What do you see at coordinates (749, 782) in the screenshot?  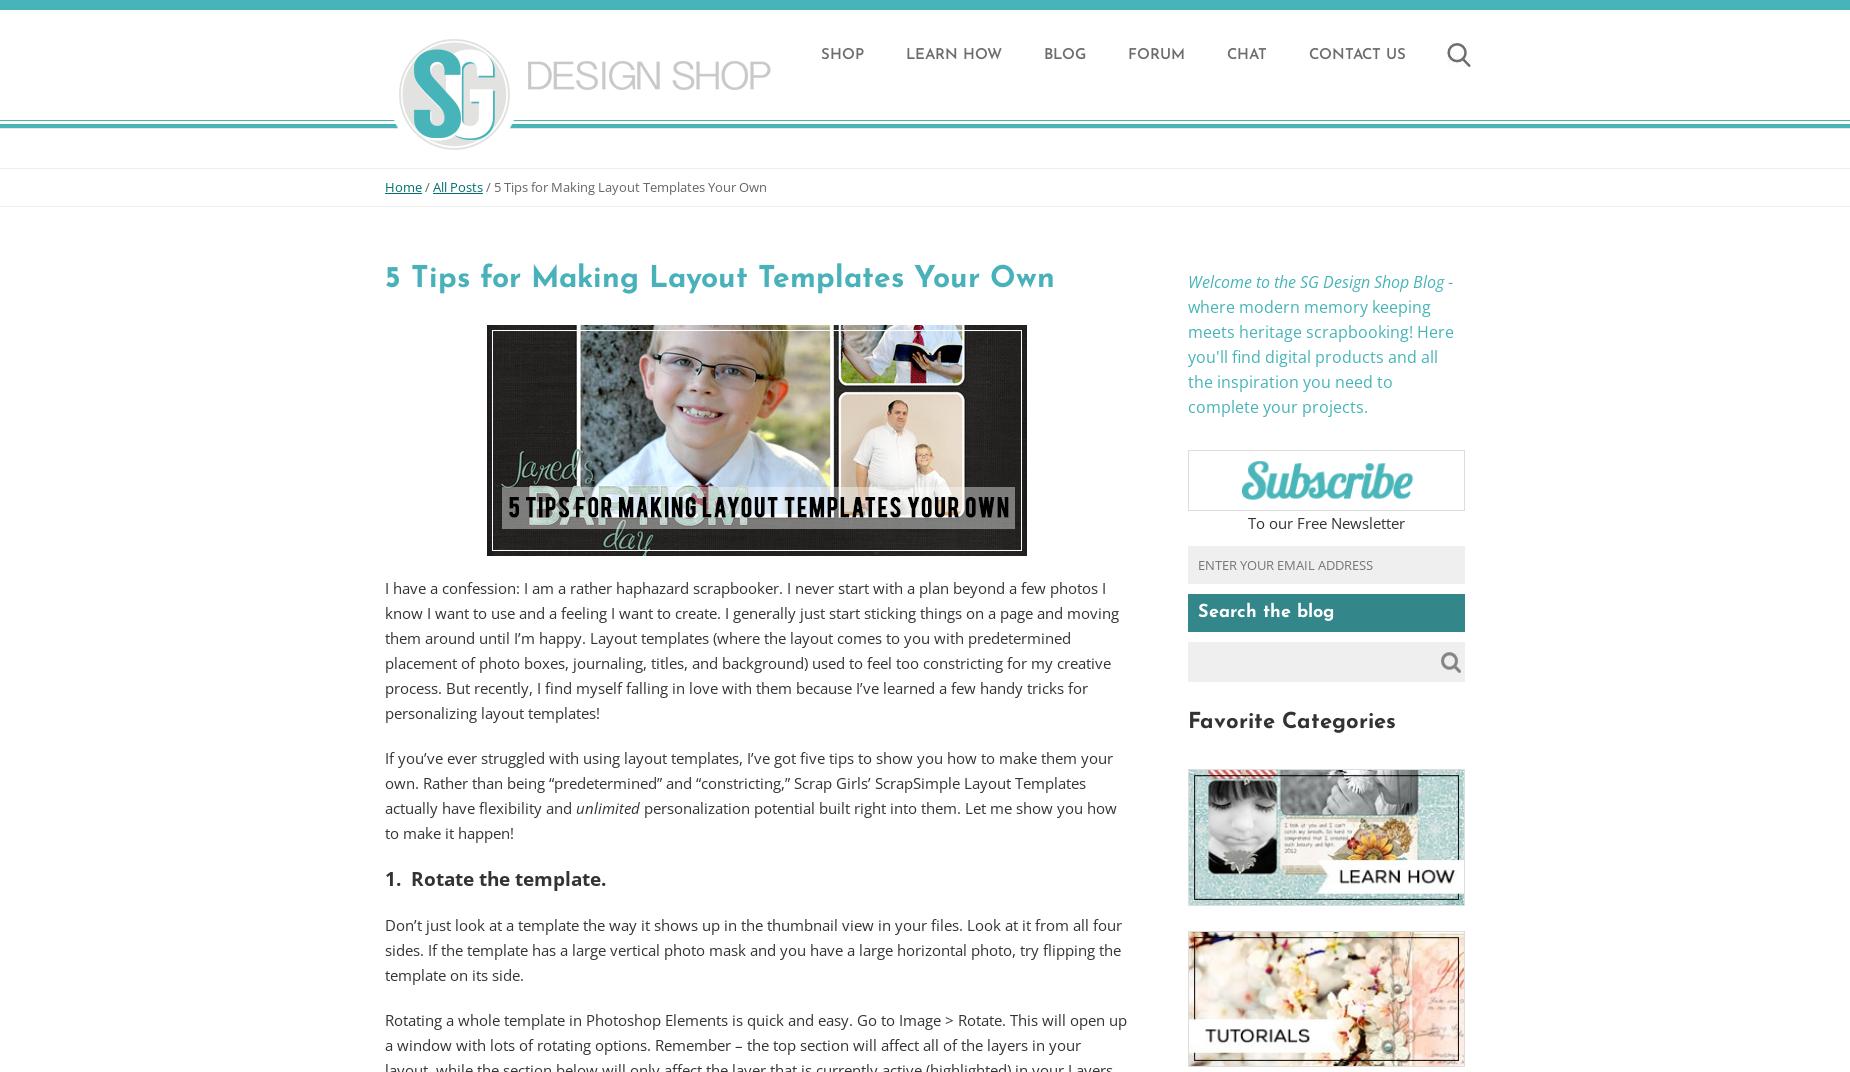 I see `'If you’ve ever struggled with using layout templates, I’ve got five tips to show you how to make them your own. Rather than being “predetermined” and “constricting,” Scrap Girls’ ScrapSimple Layout Templates actually have flexibility and'` at bounding box center [749, 782].